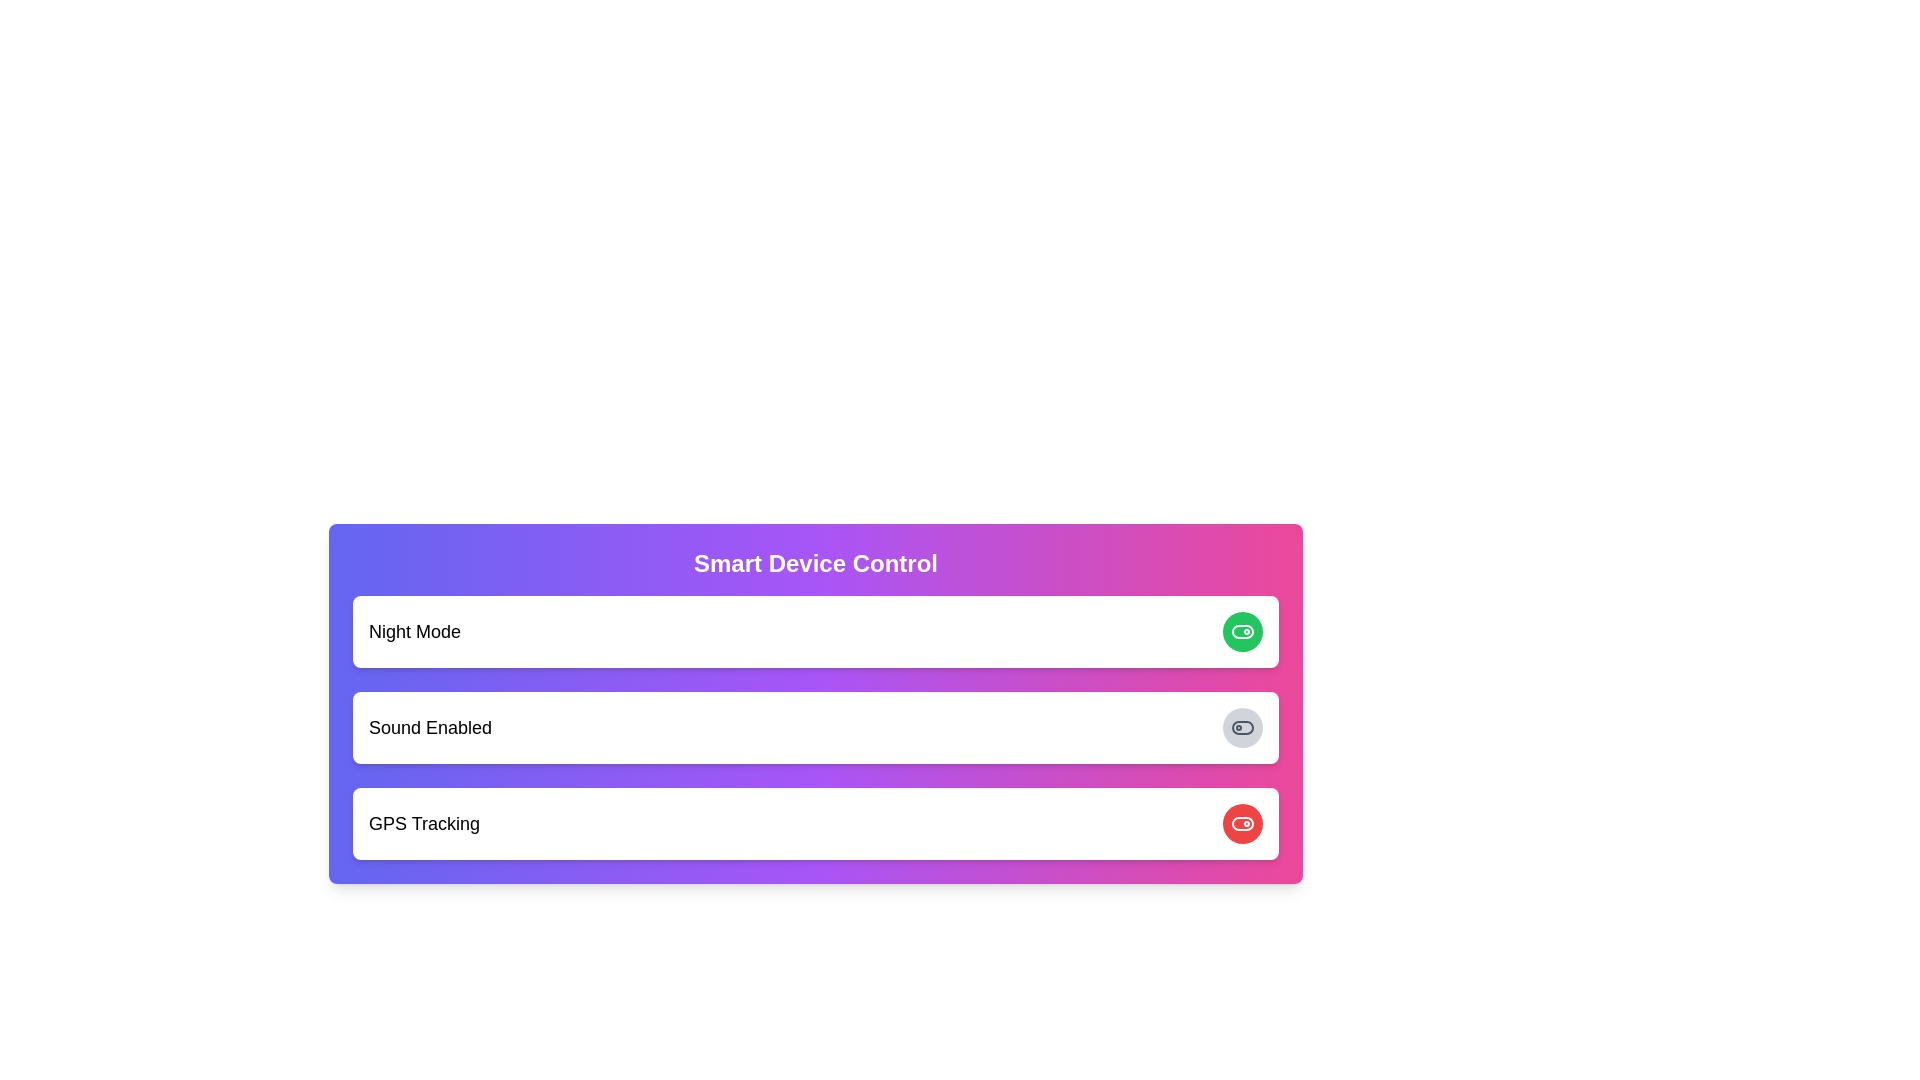  Describe the element at coordinates (429, 728) in the screenshot. I see `the text label that clarifies the functionality of the associated toggle switch for enabling or disabling sound, located in the second row under 'Smart Device Control'` at that location.